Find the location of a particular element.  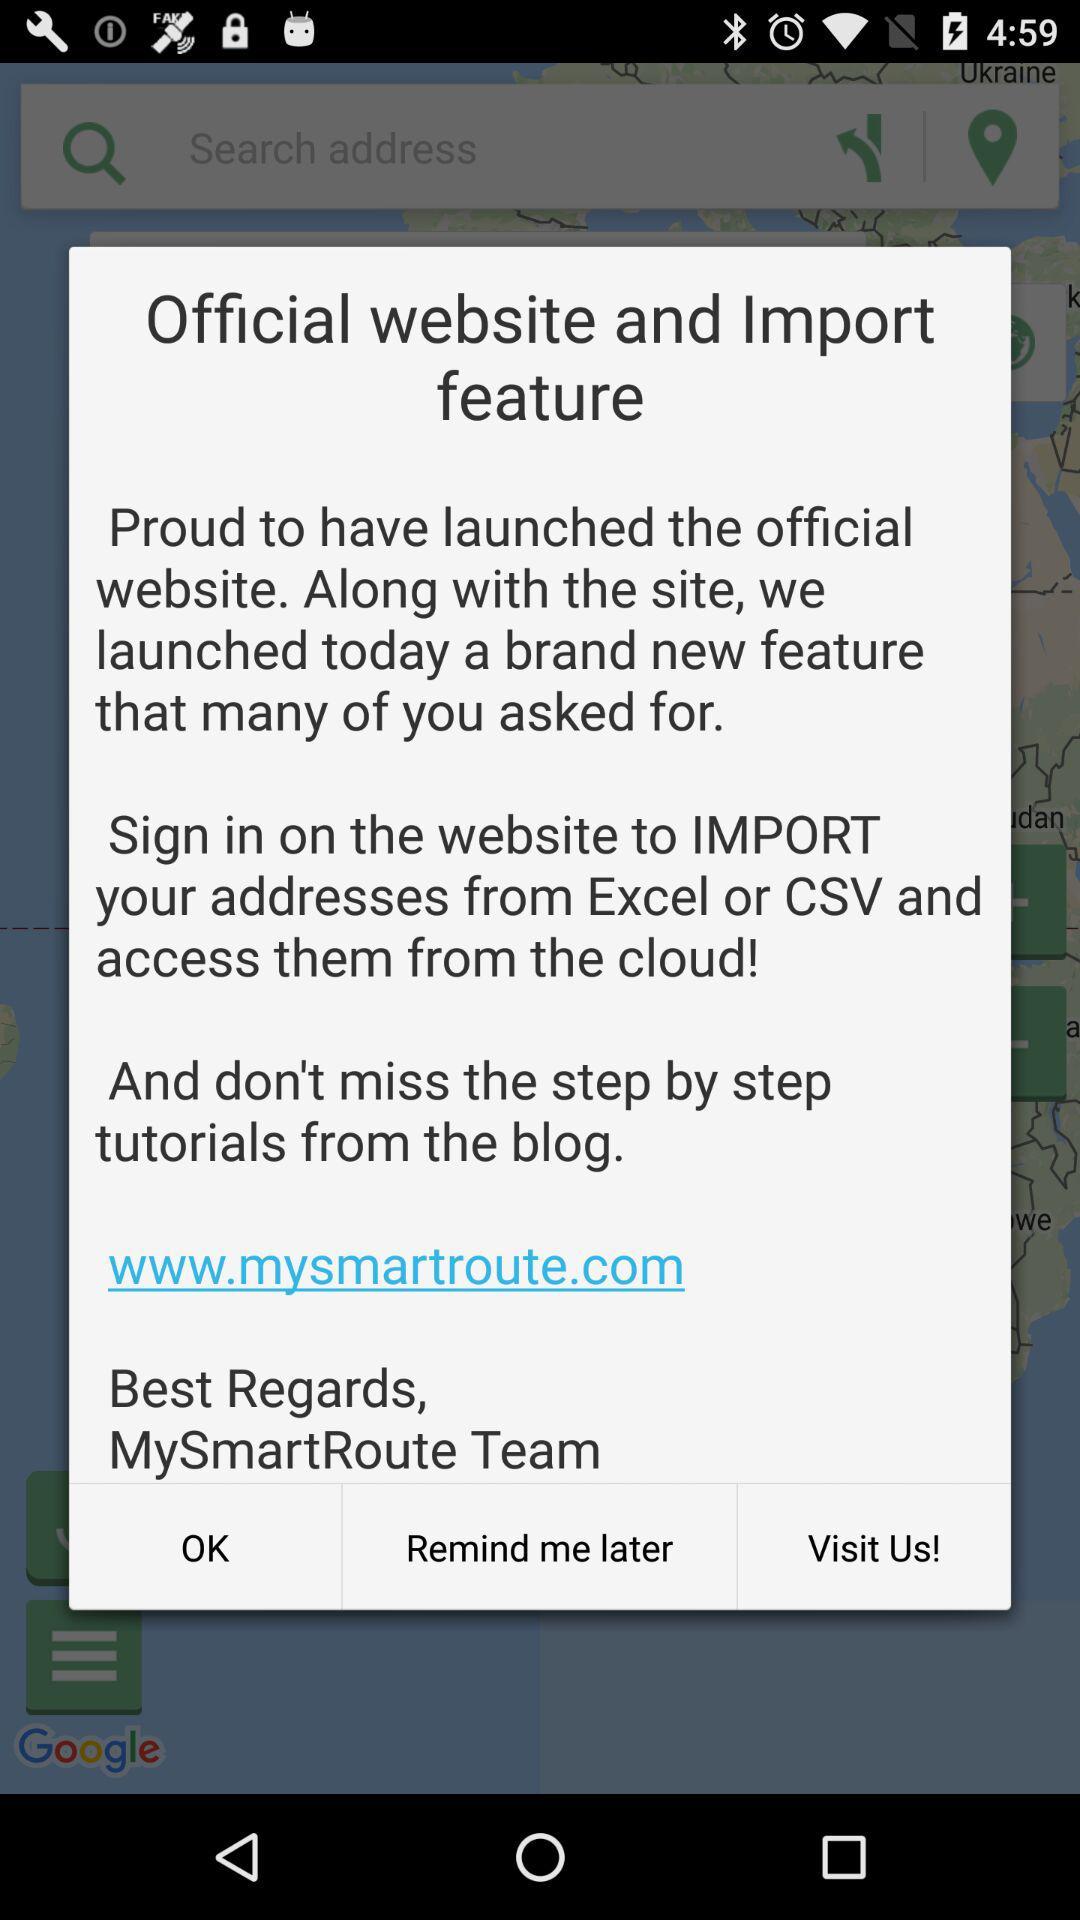

button next to the visit us! item is located at coordinates (538, 1546).